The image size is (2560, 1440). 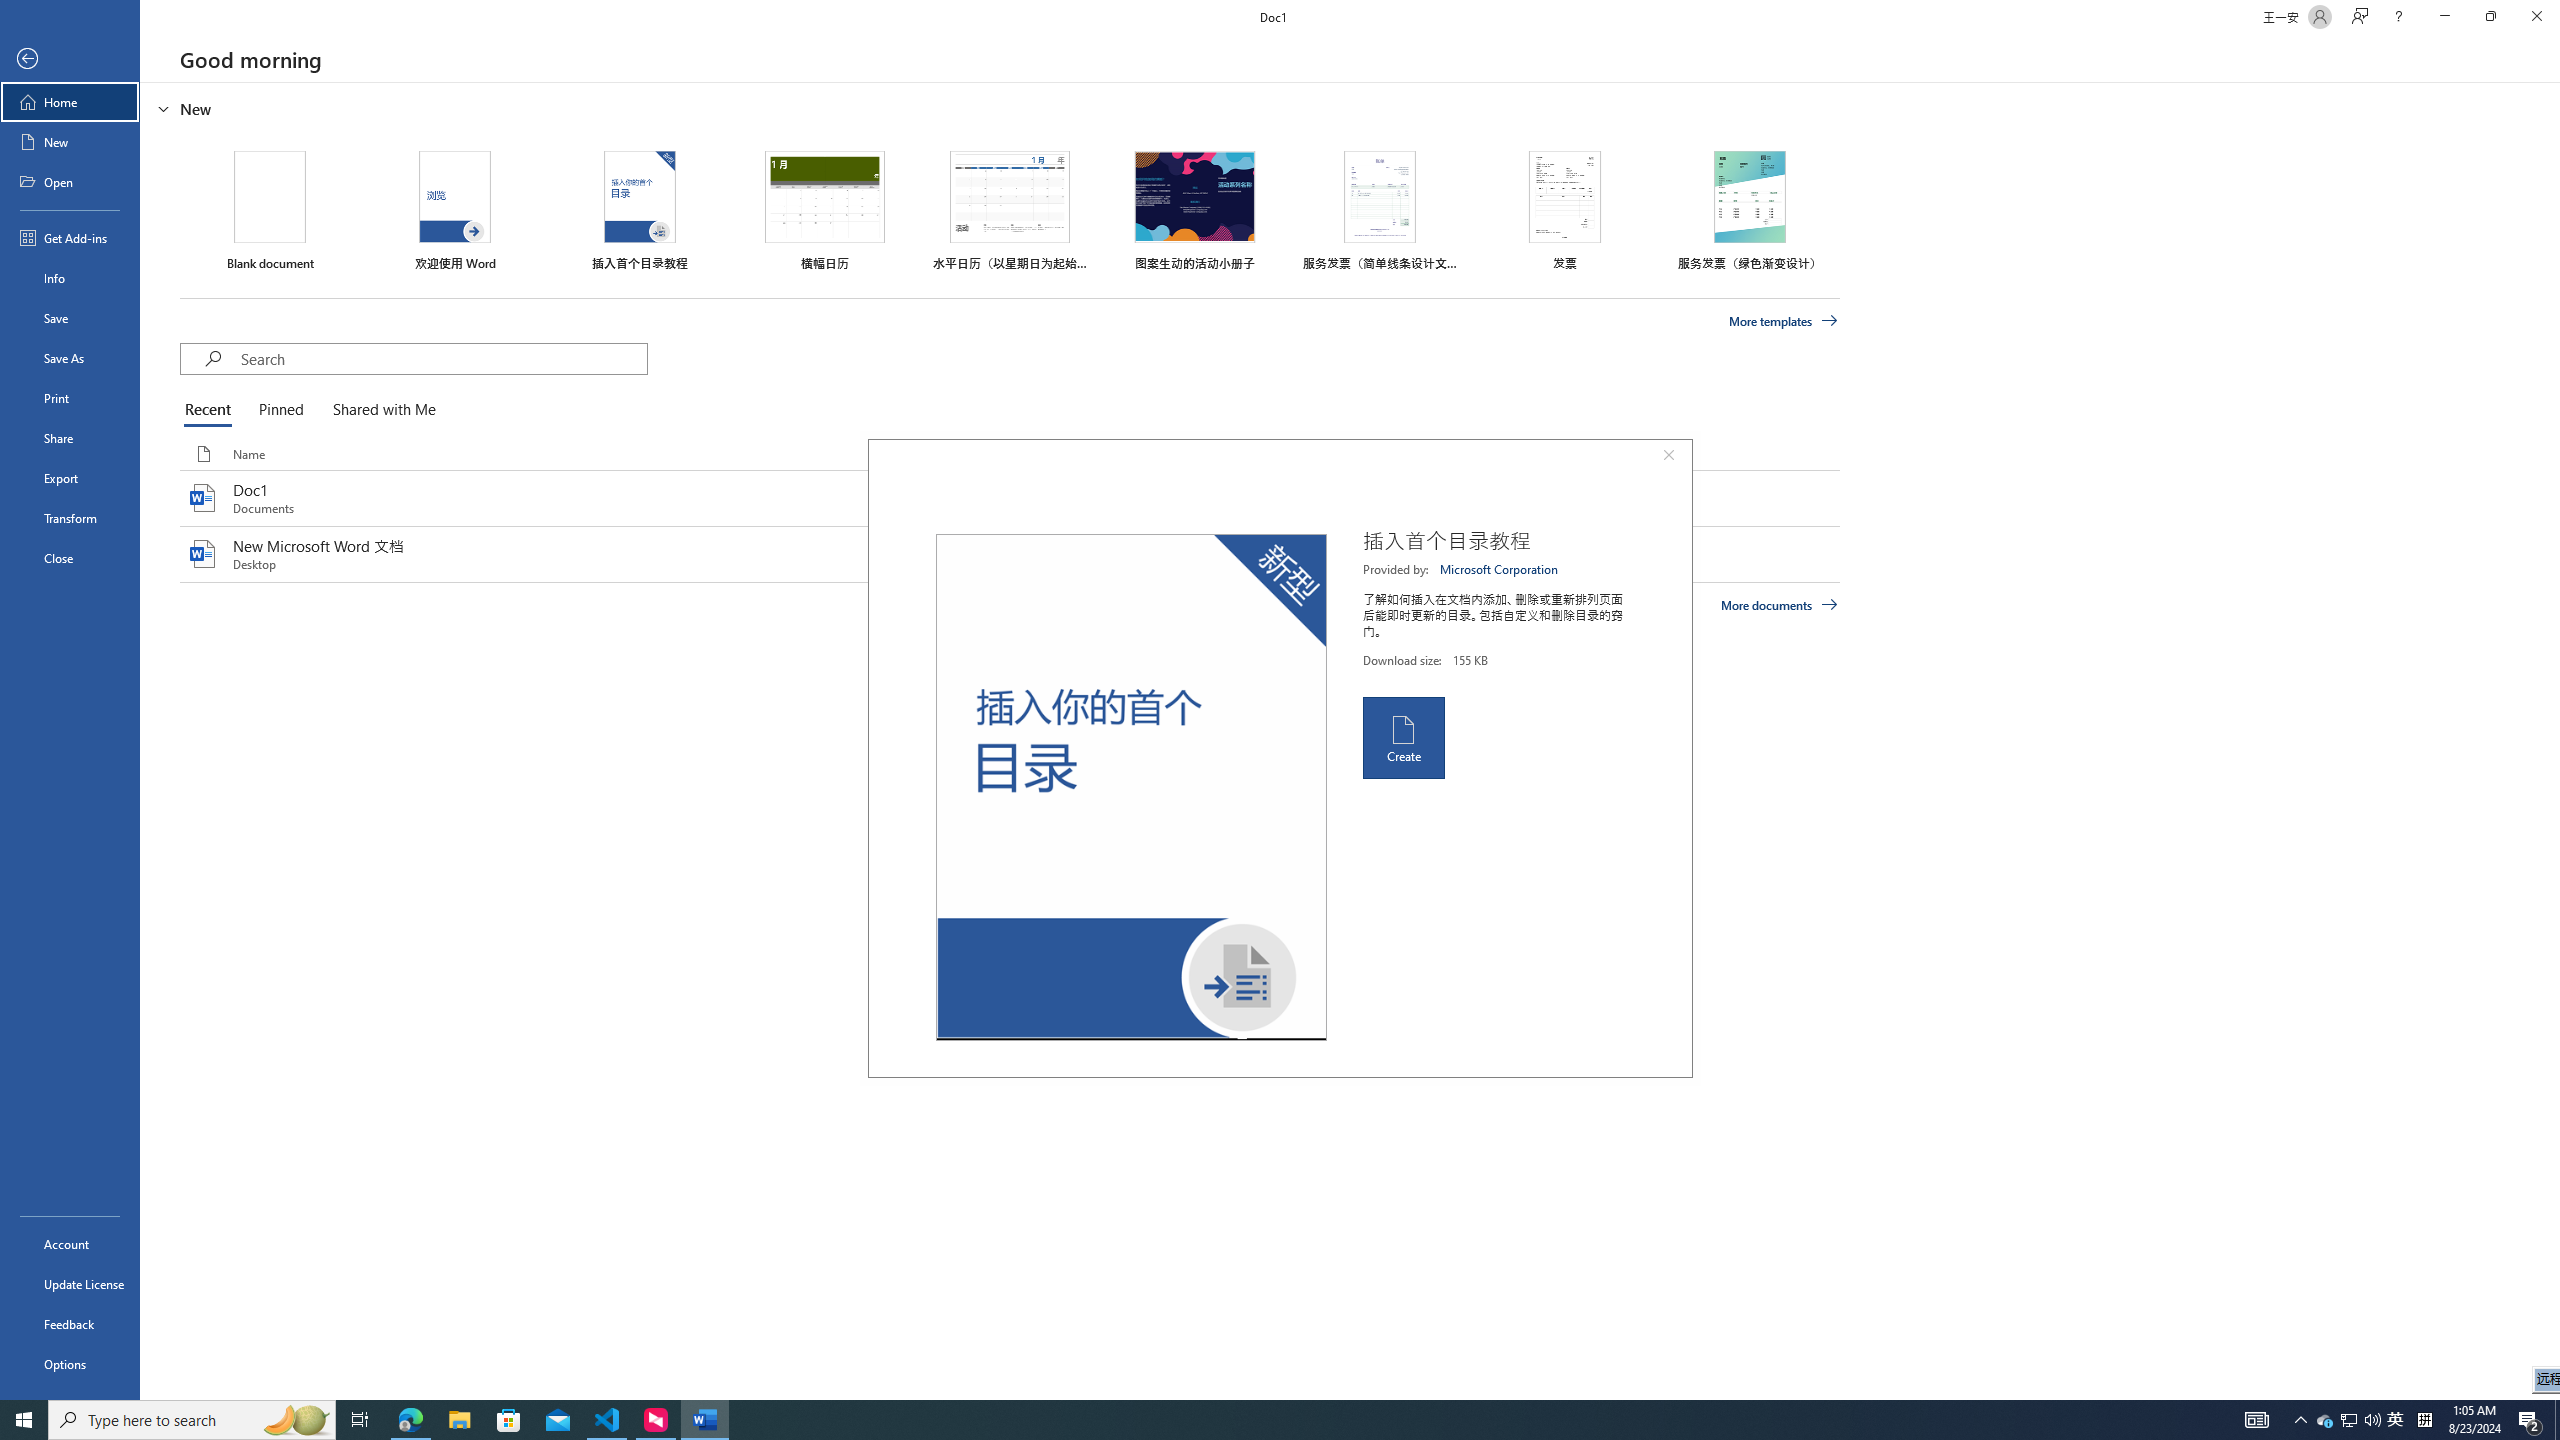 I want to click on 'Pinned', so click(x=280, y=410).